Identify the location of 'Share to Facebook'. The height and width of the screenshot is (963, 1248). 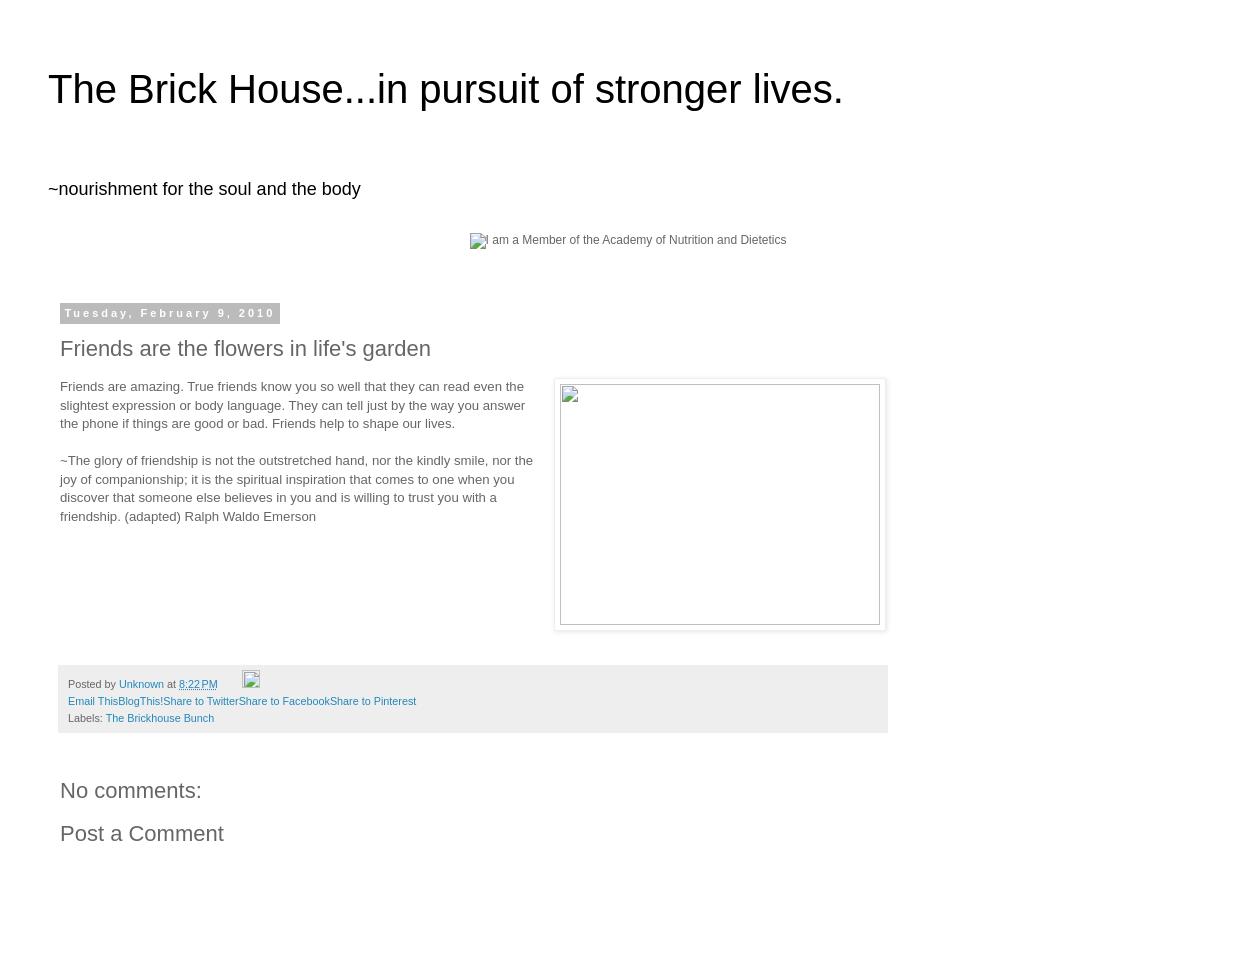
(282, 700).